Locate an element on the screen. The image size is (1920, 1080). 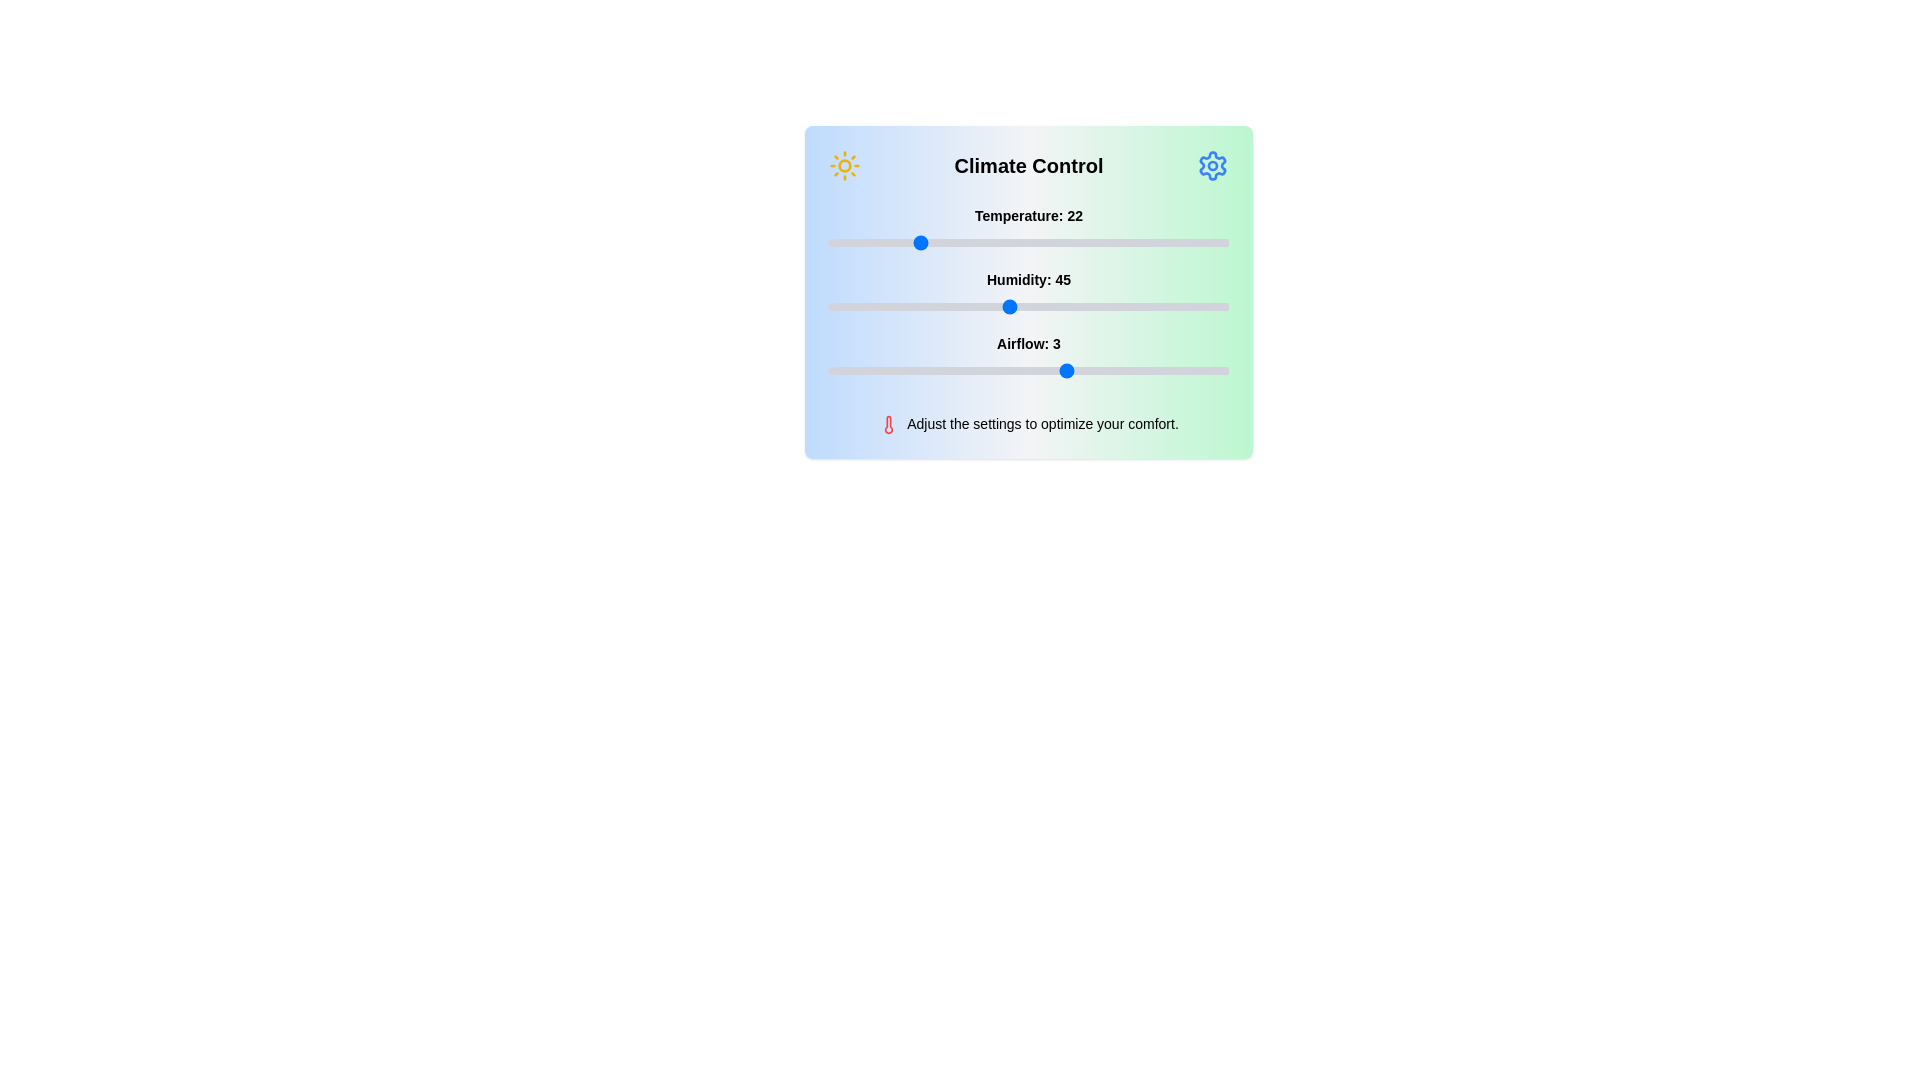
the temperature slider to 0 degrees is located at coordinates (829, 242).